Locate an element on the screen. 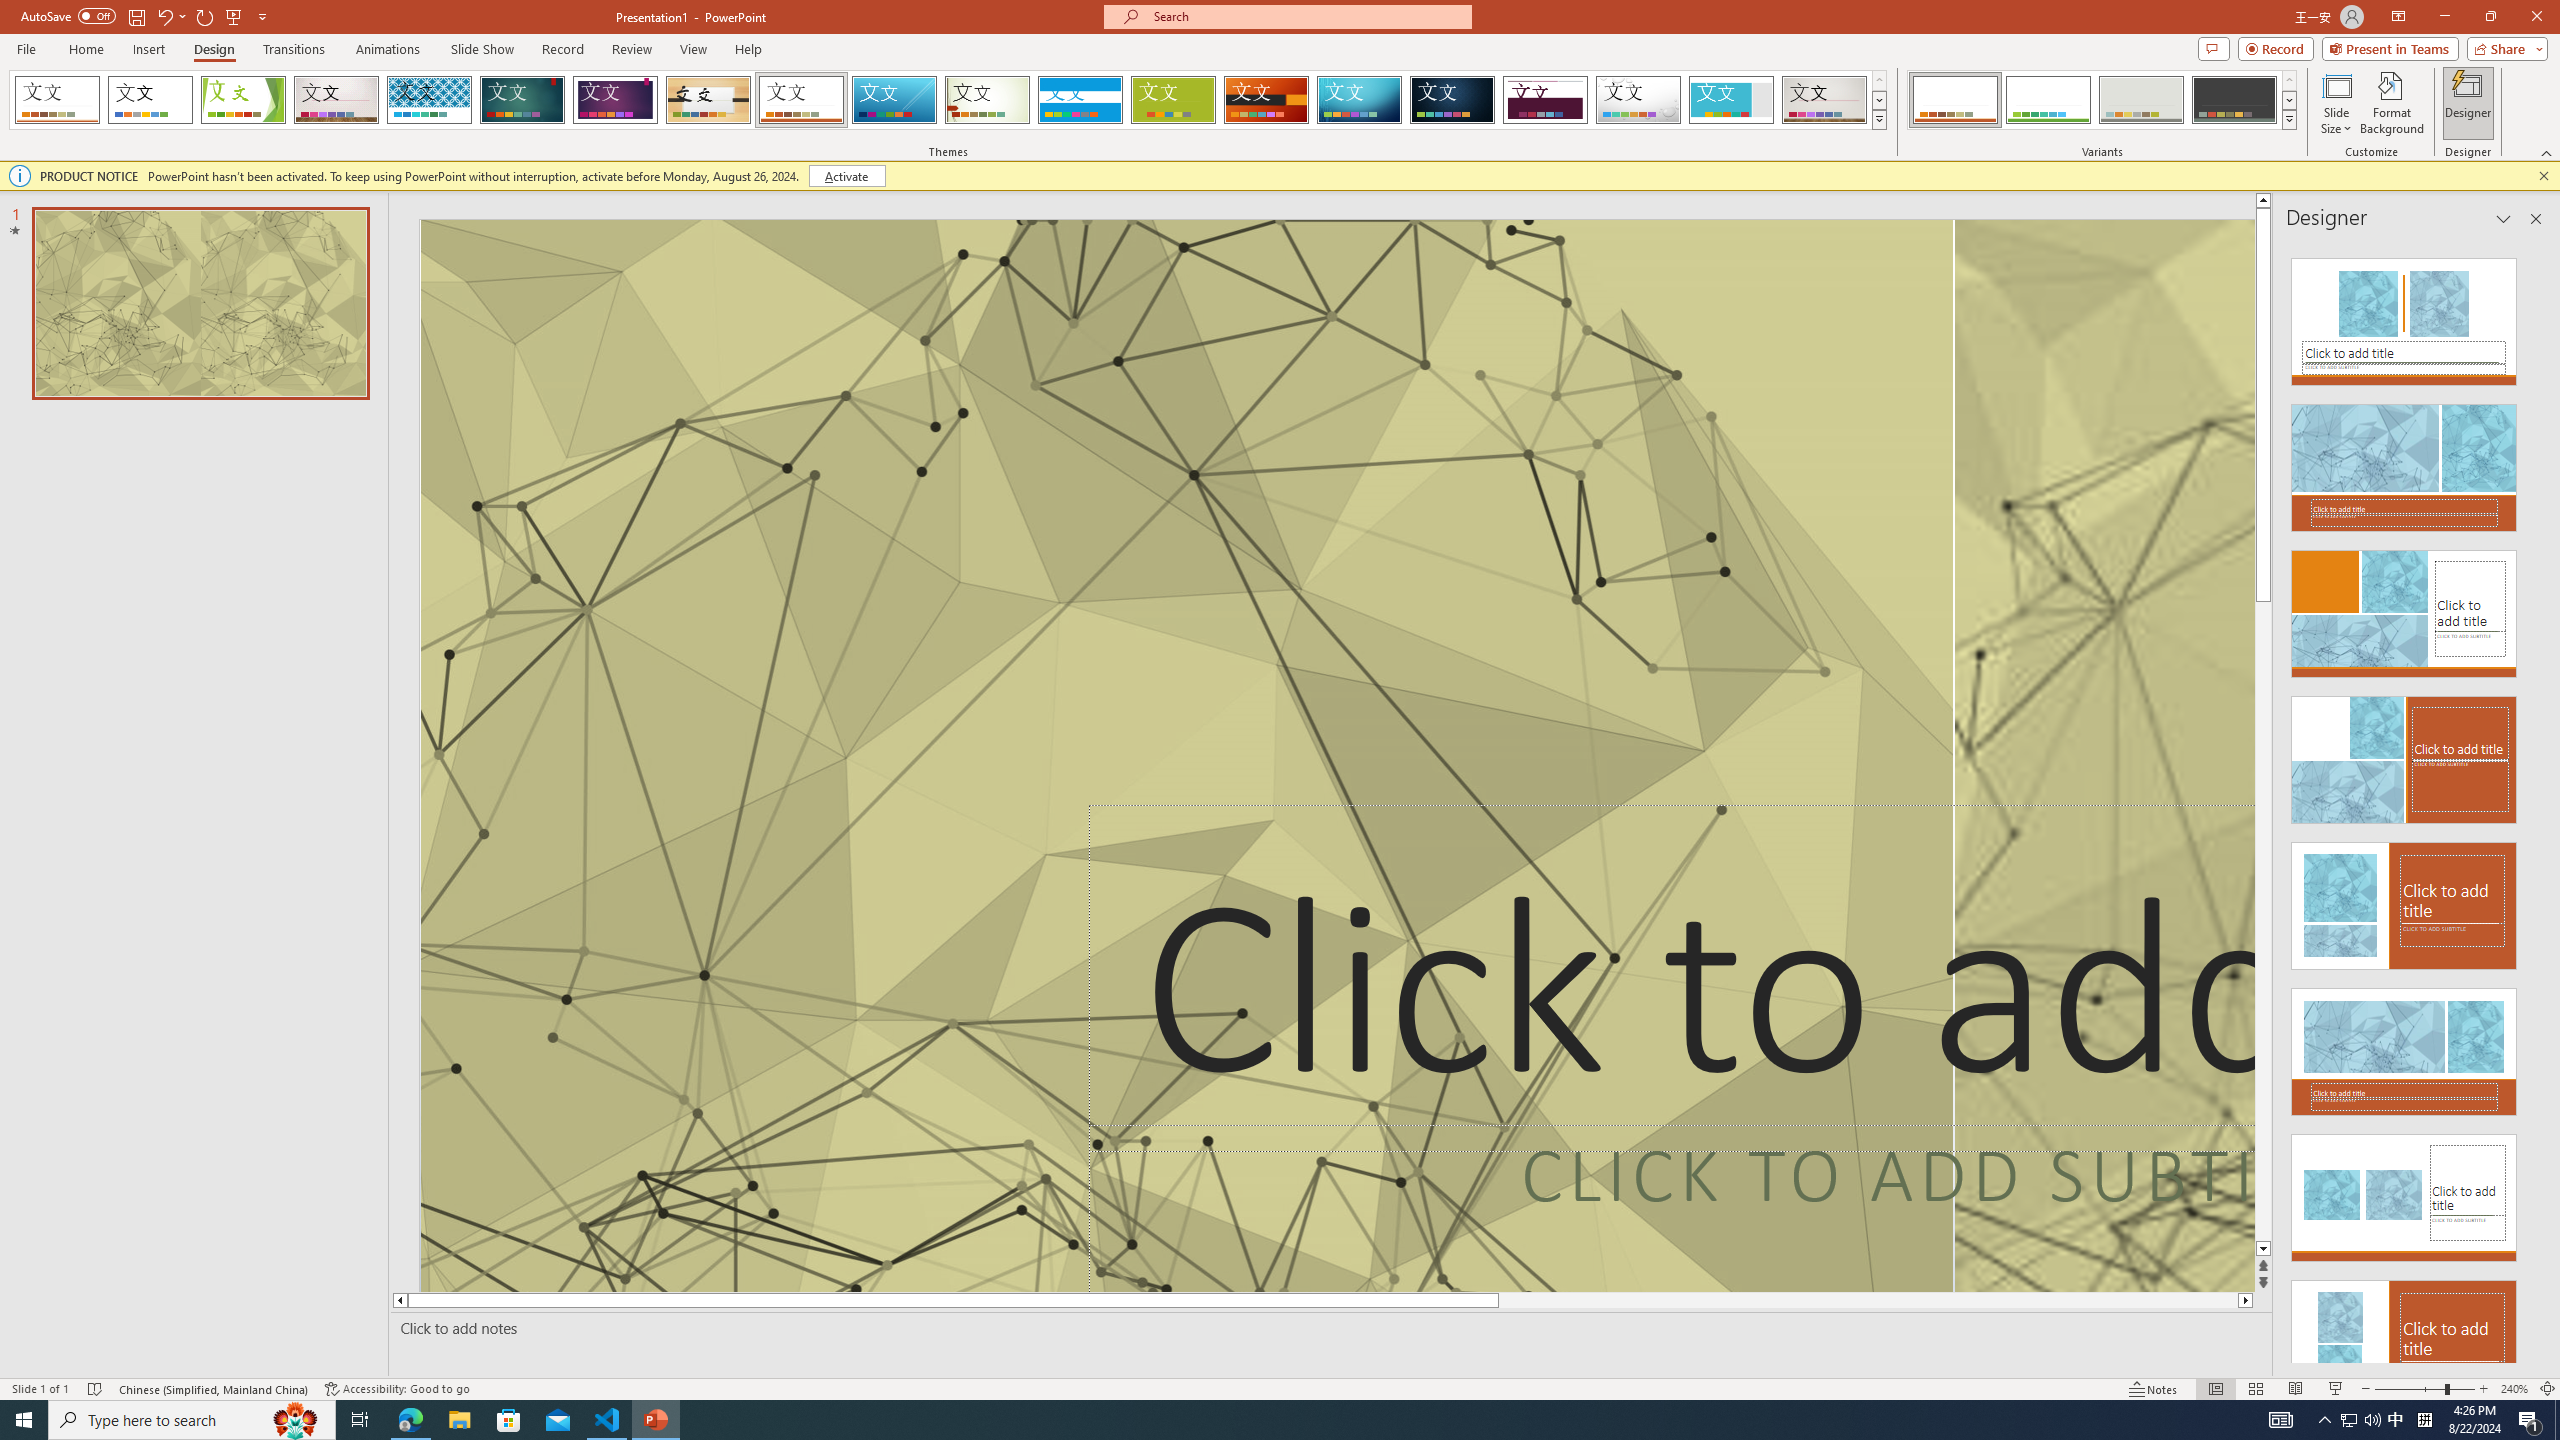 The width and height of the screenshot is (2560, 1440). 'Berlin' is located at coordinates (1267, 99).